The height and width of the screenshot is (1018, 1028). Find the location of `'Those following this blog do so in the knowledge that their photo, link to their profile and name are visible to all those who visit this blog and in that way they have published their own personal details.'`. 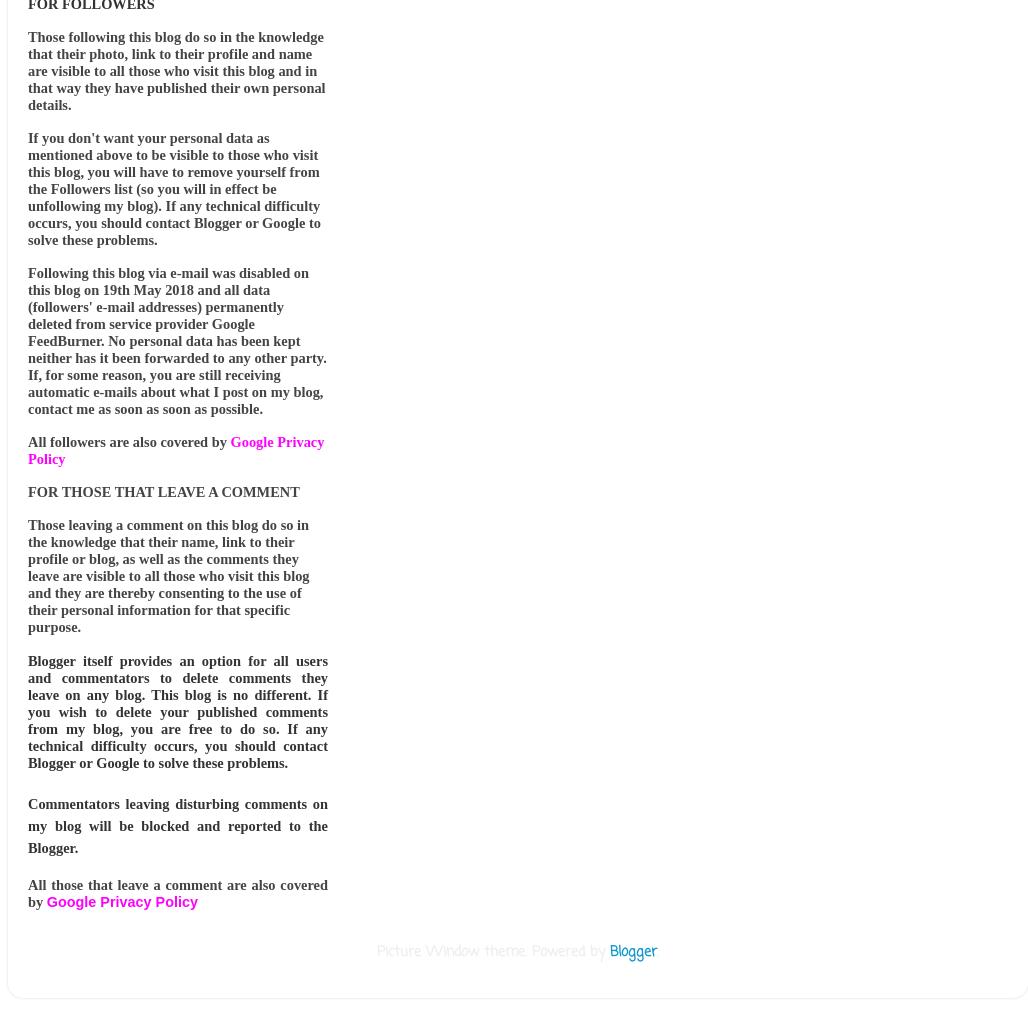

'Those following this blog do so in the knowledge that their photo, link to their profile and name are visible to all those who visit this blog and in that way they have published their own personal details.' is located at coordinates (176, 70).